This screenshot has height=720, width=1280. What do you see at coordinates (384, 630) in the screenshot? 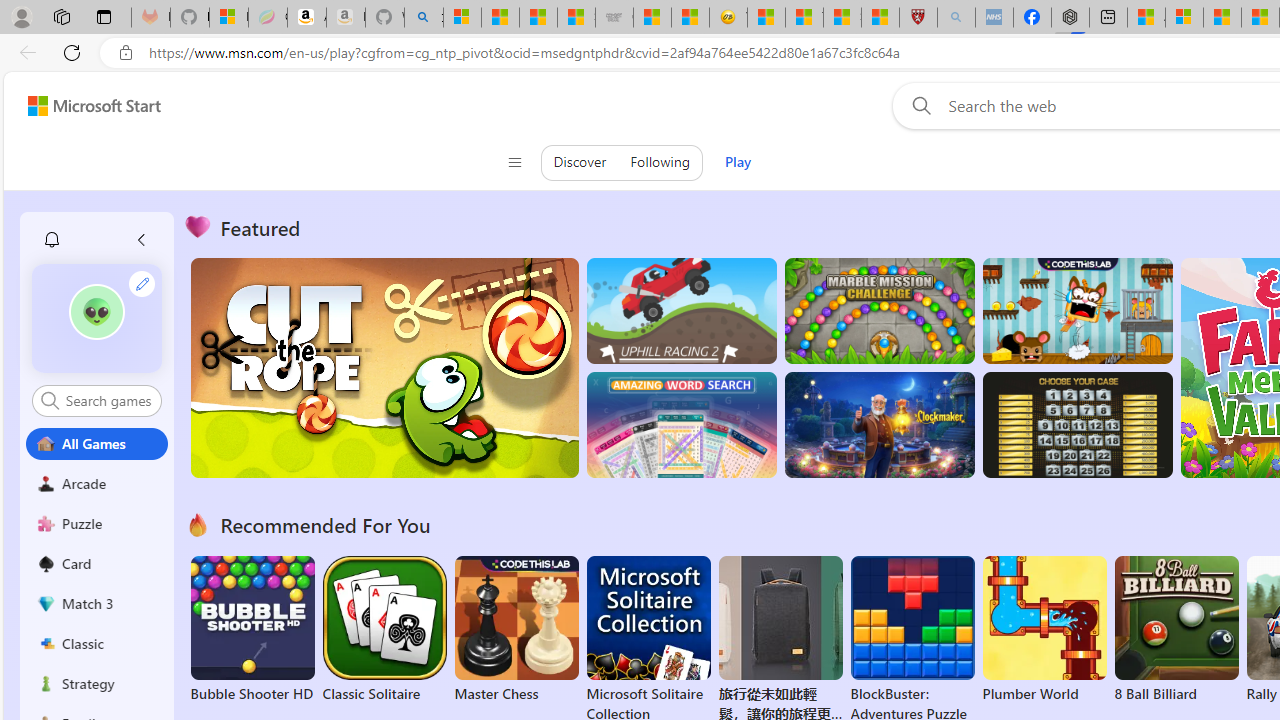
I see `'Classic Solitaire'` at bounding box center [384, 630].